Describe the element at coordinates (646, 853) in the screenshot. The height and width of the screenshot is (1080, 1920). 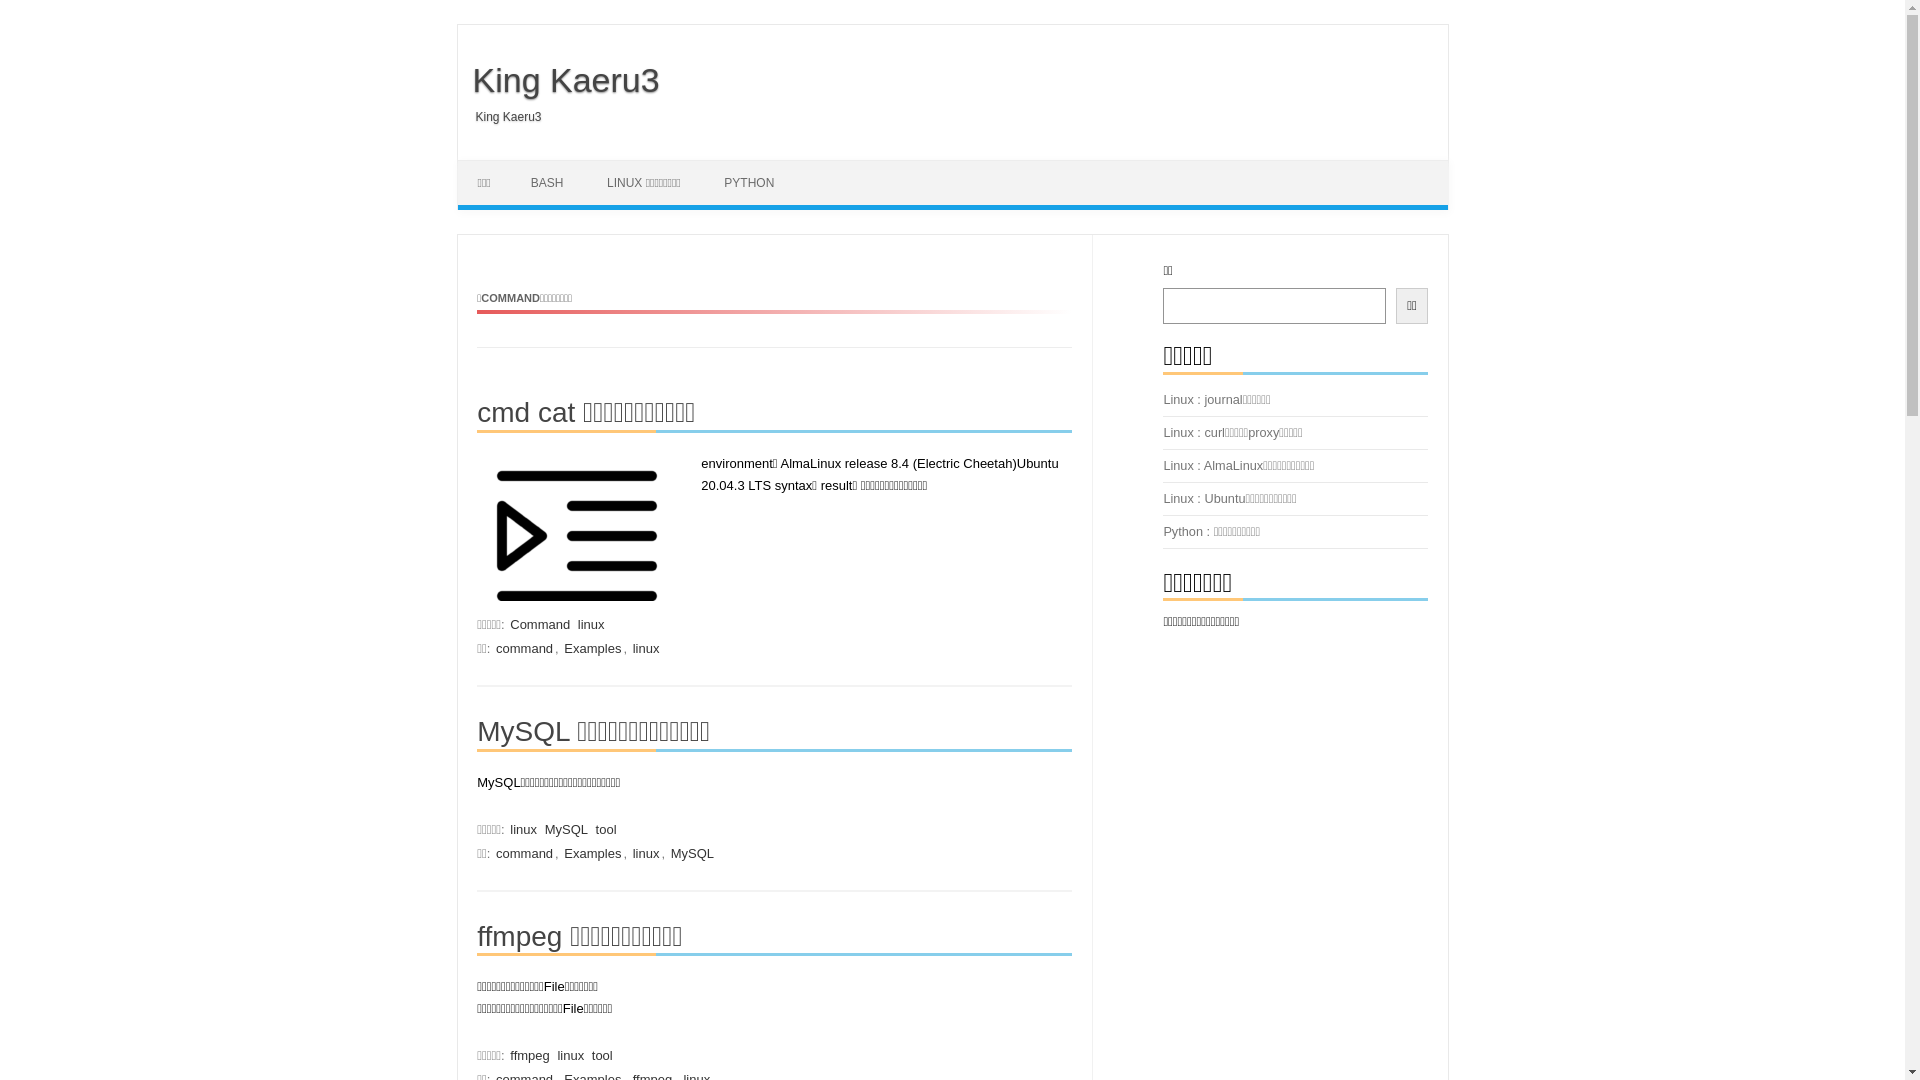
I see `'linux'` at that location.